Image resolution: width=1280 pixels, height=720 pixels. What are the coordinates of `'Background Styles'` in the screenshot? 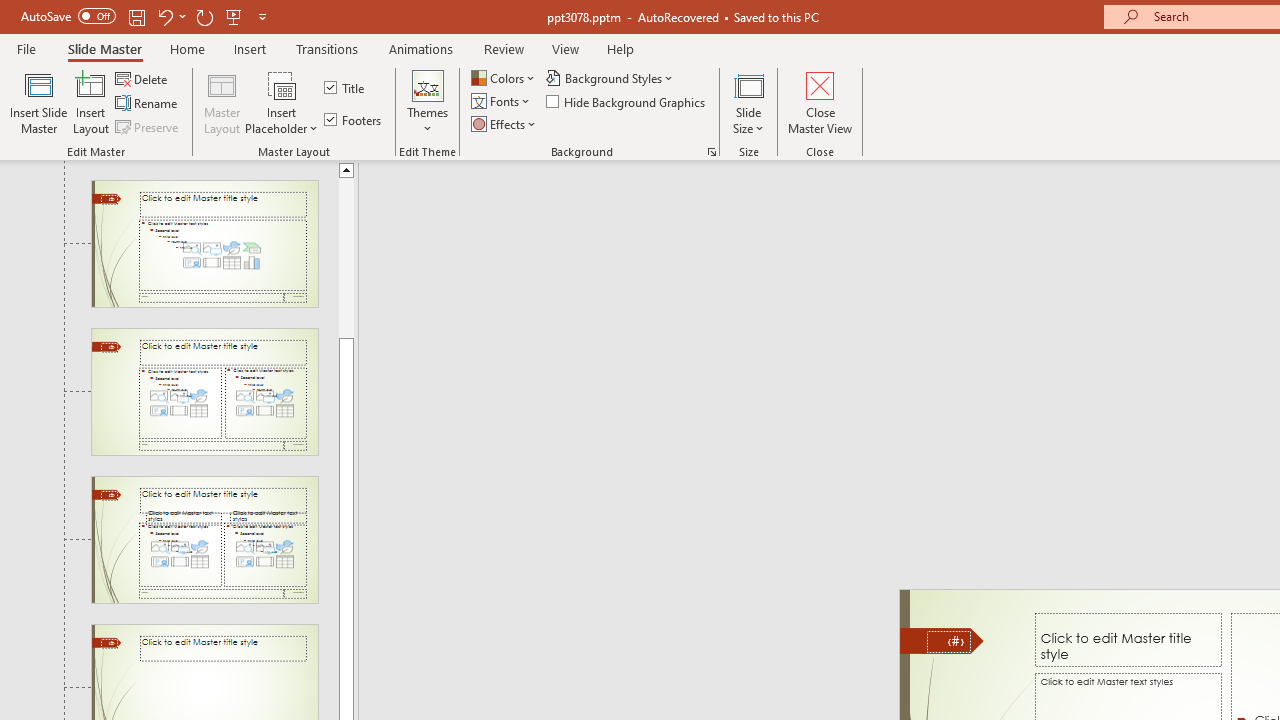 It's located at (610, 77).